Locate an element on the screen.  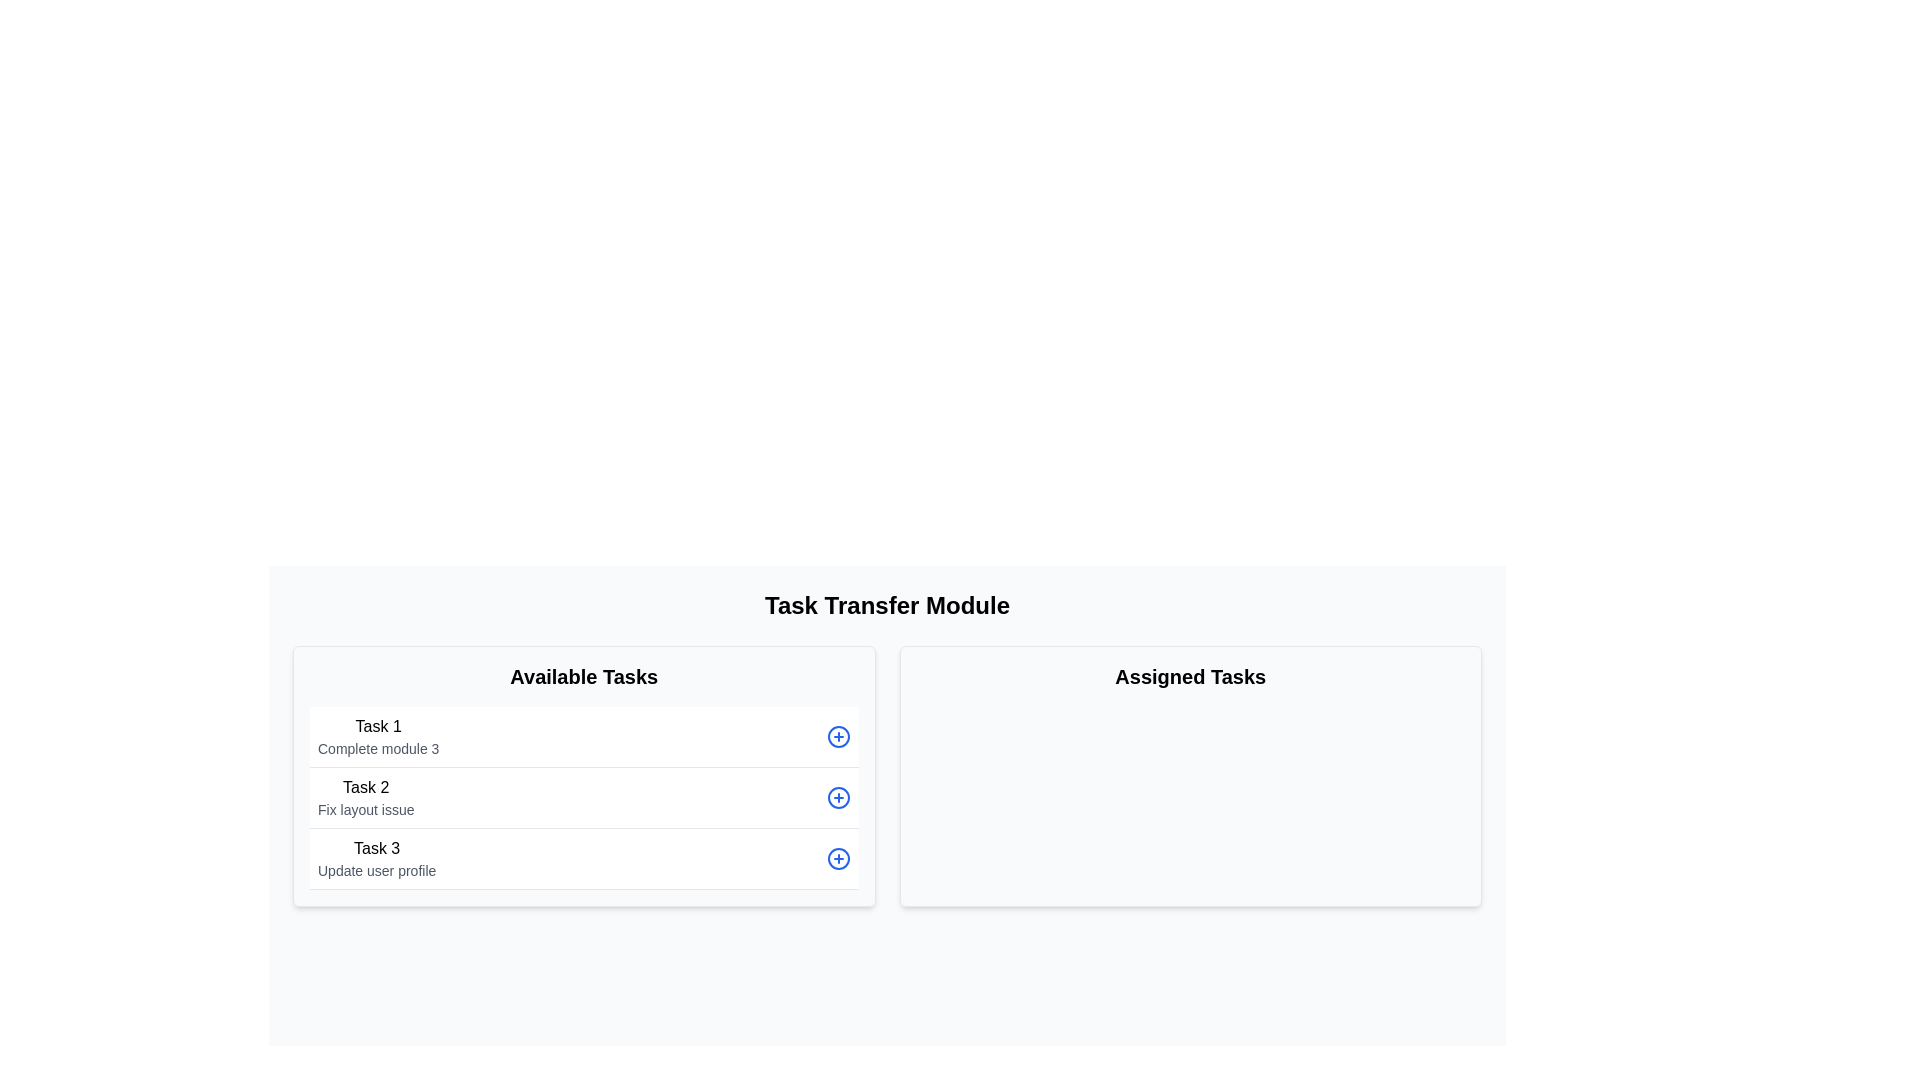
to select the task 'Task 1' with description 'Complete module 3', located in the first task row under the 'Available Tasks' column is located at coordinates (378, 736).